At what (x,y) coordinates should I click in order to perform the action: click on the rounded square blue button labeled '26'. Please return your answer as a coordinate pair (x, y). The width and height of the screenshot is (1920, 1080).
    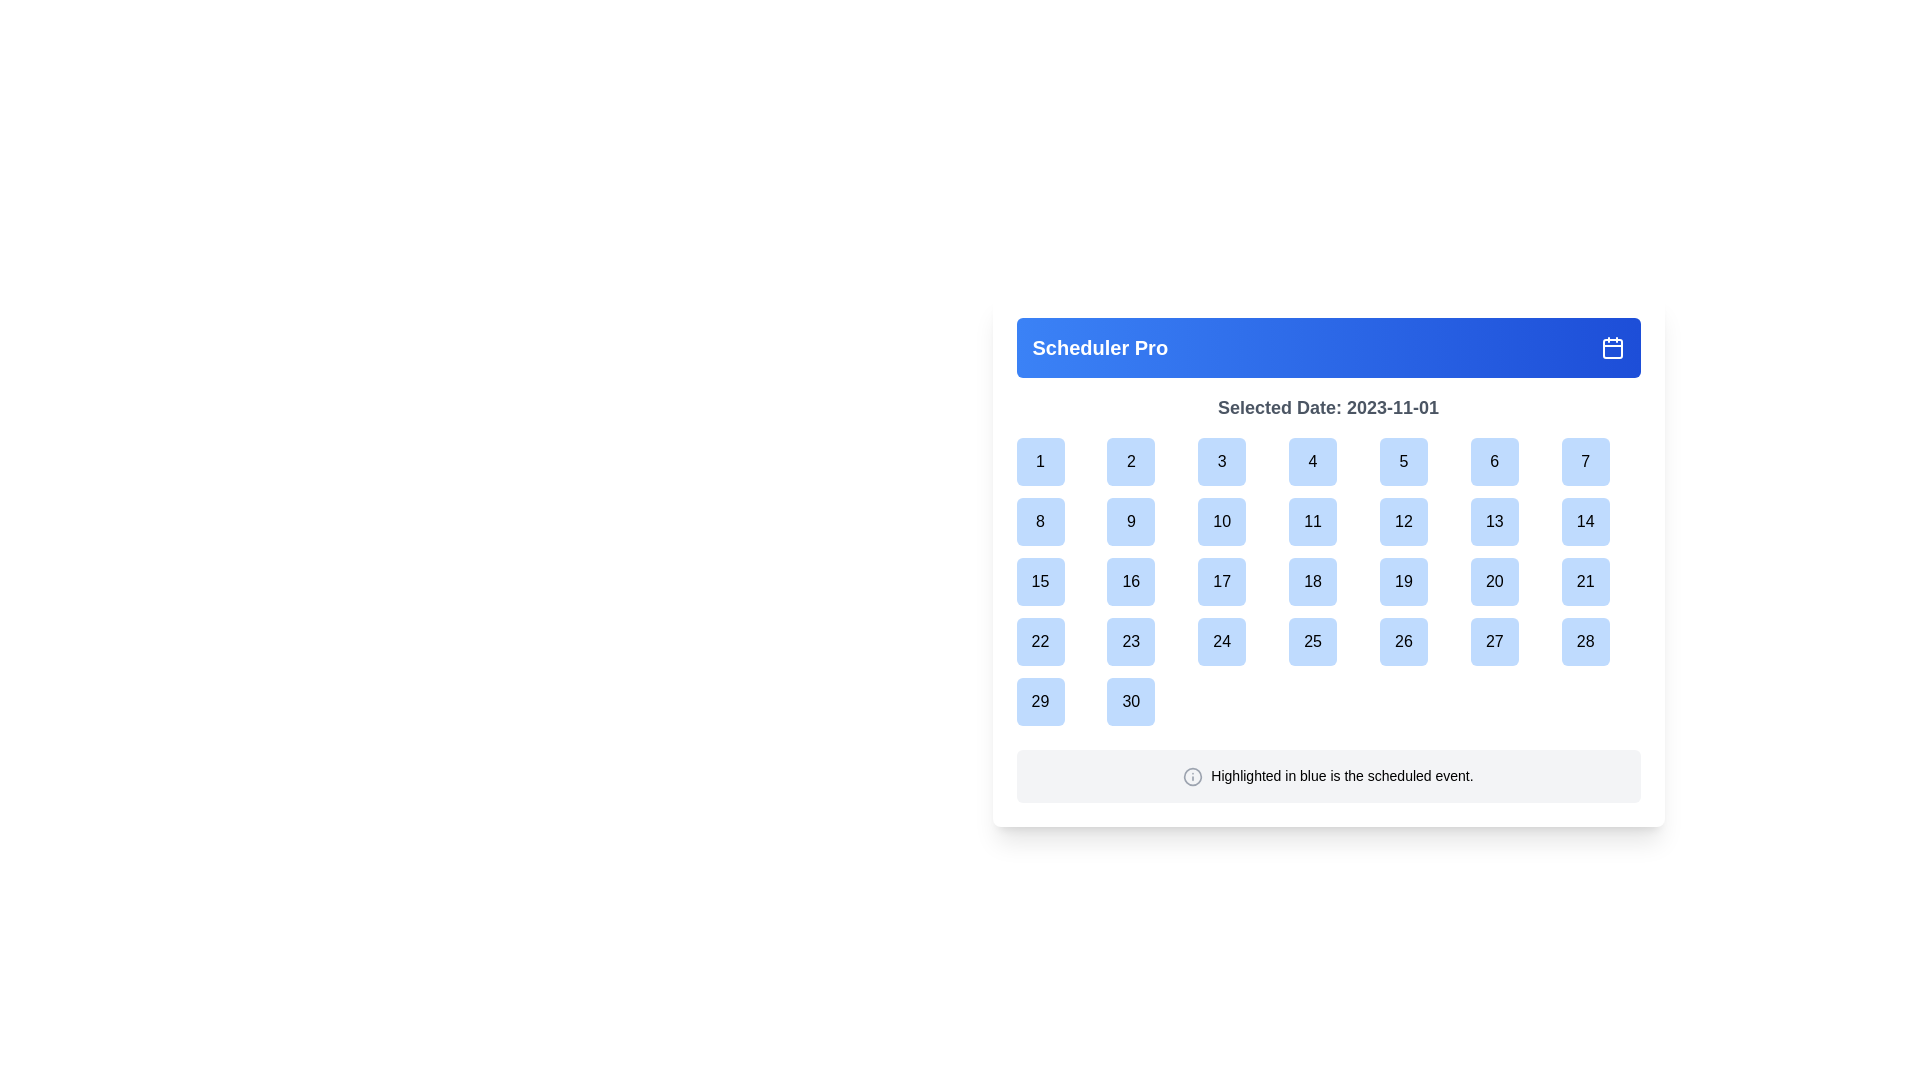
    Looking at the image, I should click on (1402, 641).